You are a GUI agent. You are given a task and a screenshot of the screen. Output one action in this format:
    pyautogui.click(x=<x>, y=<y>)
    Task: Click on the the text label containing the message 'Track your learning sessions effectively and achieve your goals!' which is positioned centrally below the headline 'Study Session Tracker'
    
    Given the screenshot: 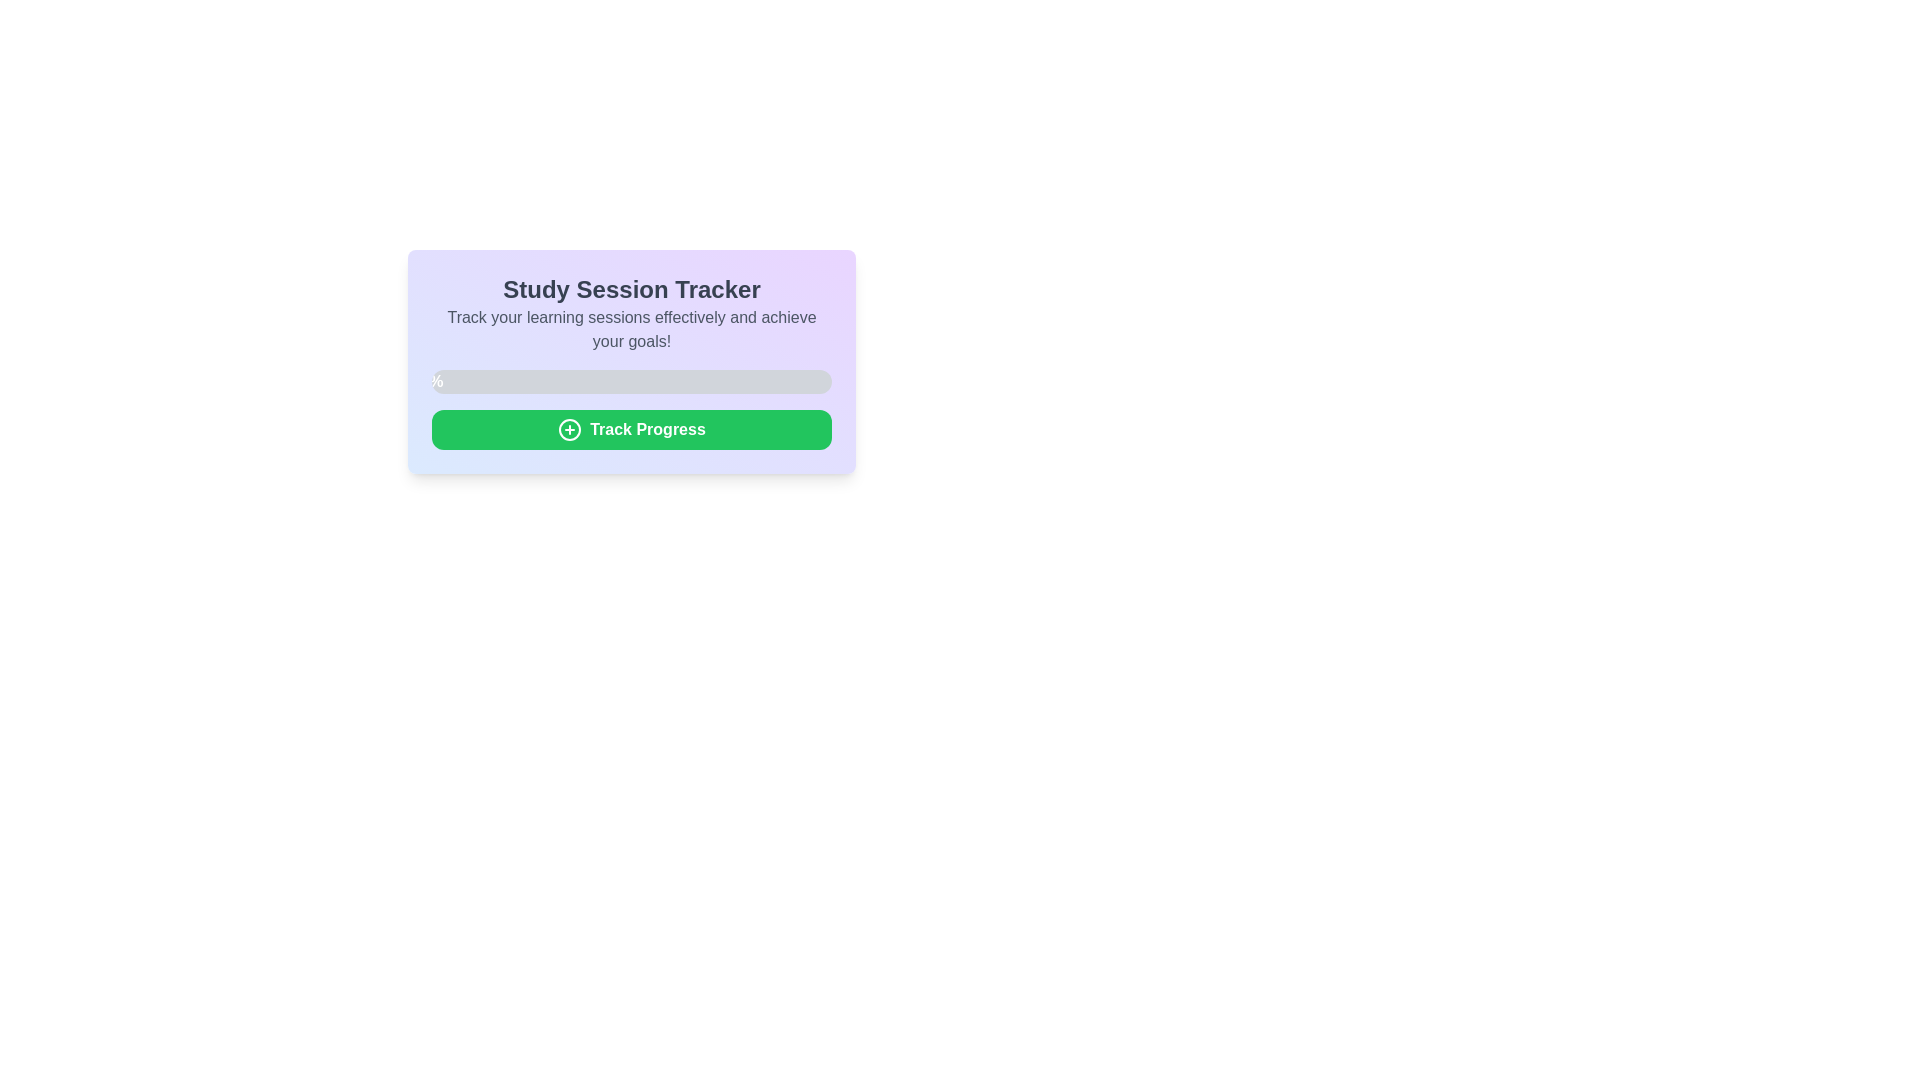 What is the action you would take?
    pyautogui.click(x=631, y=329)
    